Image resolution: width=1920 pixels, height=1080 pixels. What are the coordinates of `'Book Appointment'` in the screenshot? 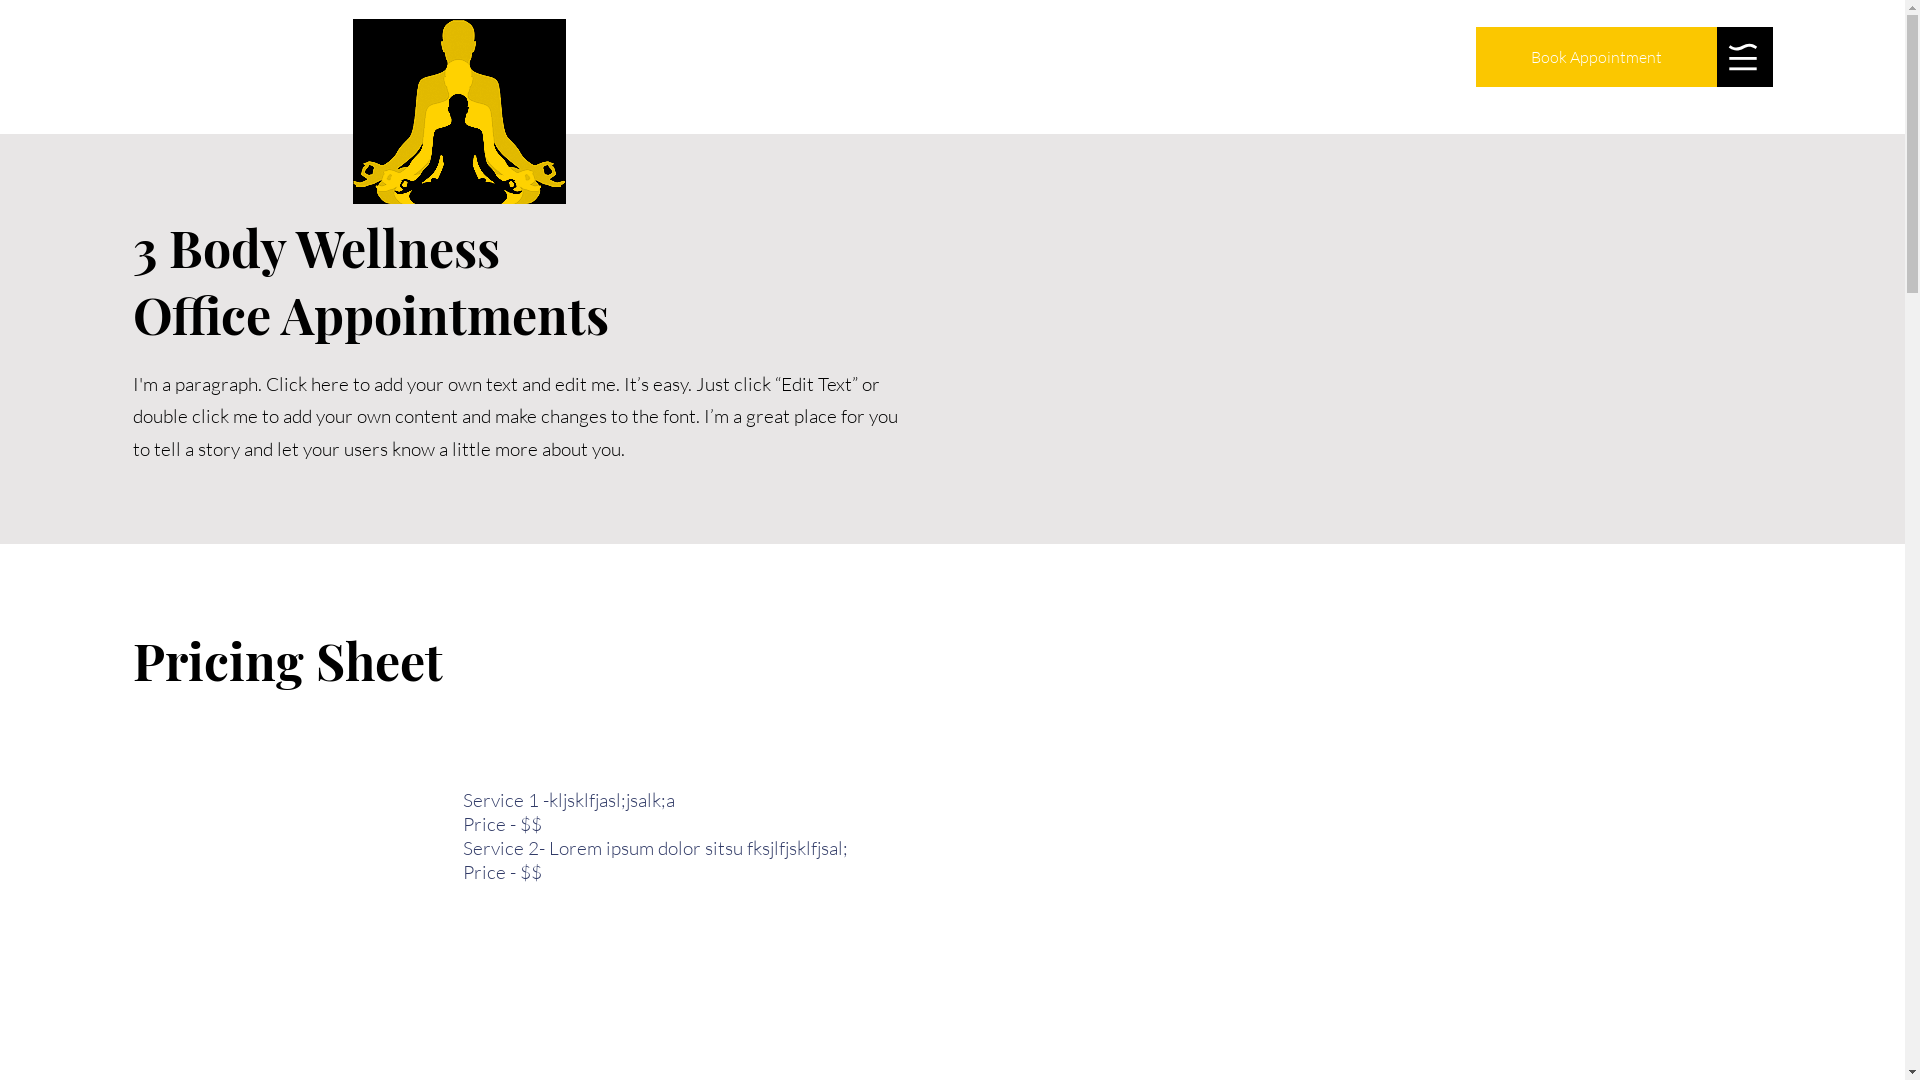 It's located at (1476, 56).